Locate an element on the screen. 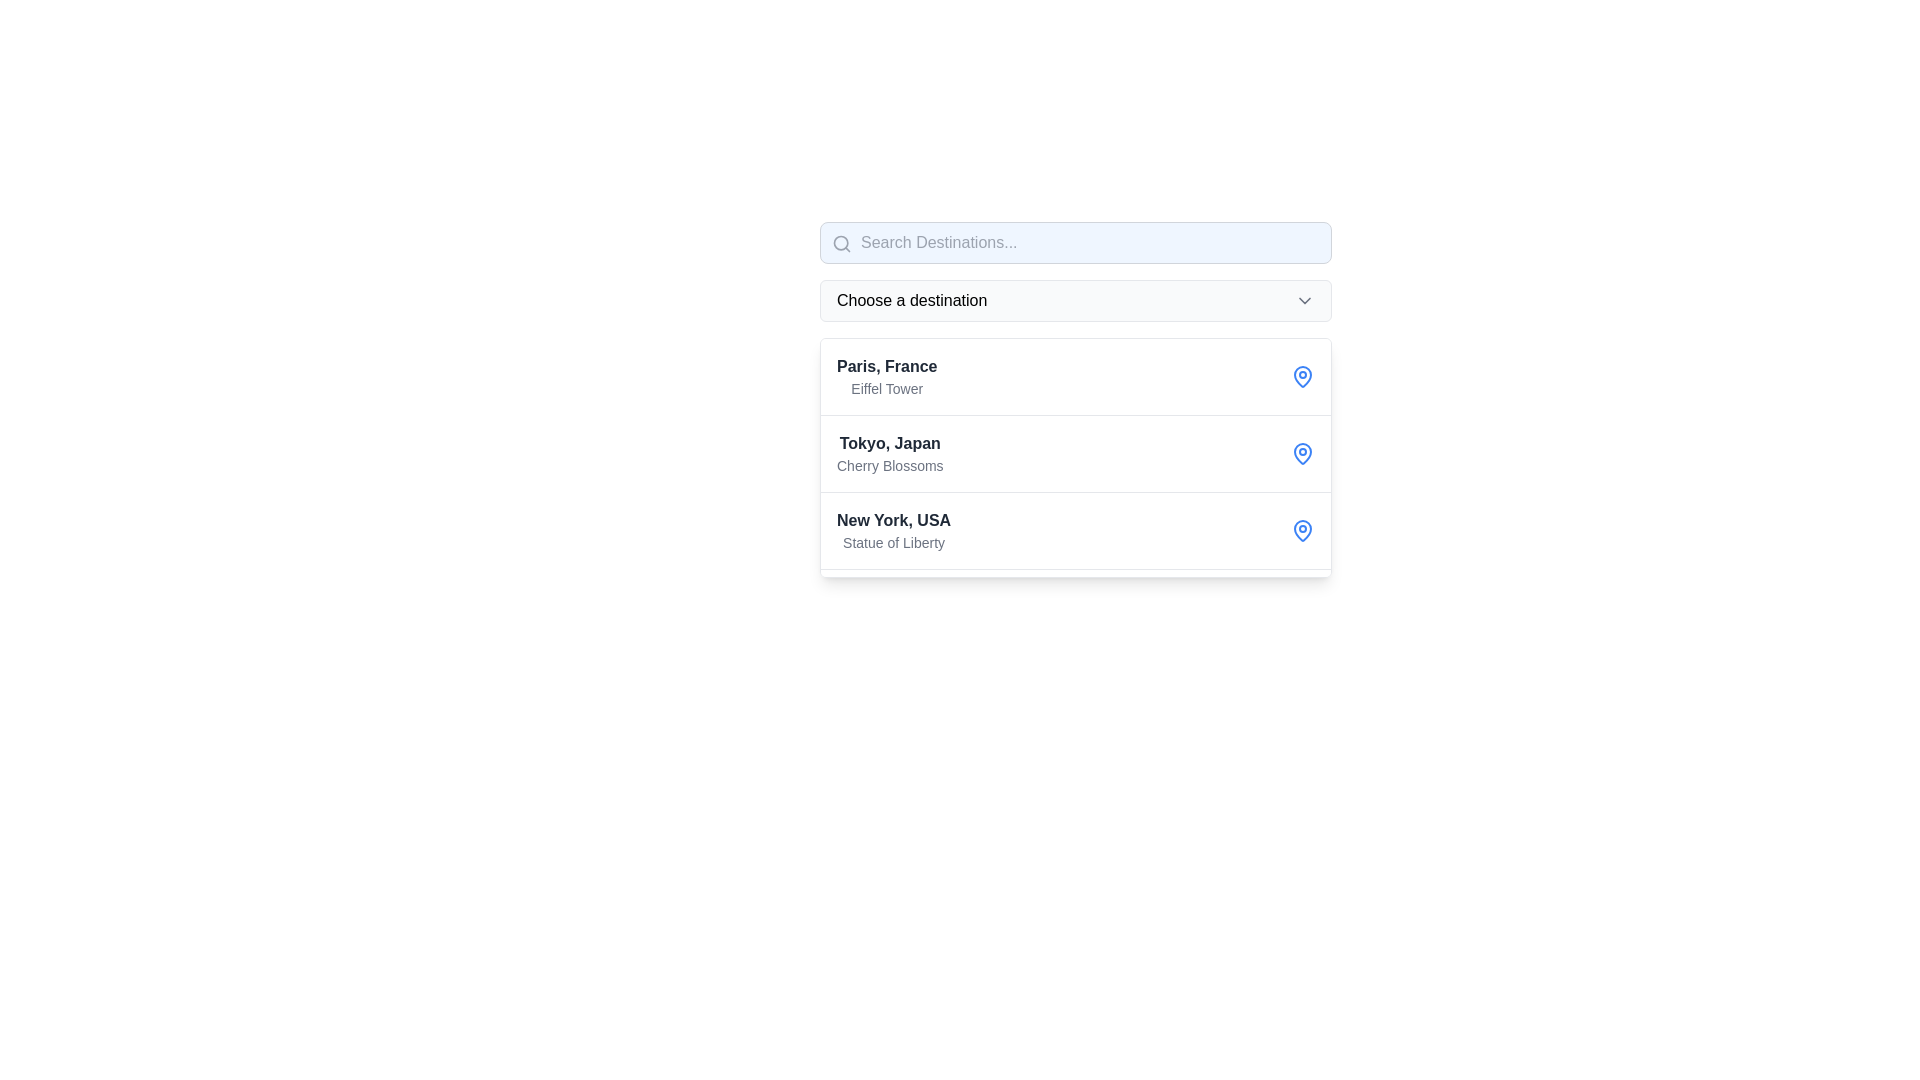 This screenshot has height=1080, width=1920. the map pin icon located in the top-right corner of the list item containing 'Paris, France' and 'Eiffel Tower' is located at coordinates (1302, 377).